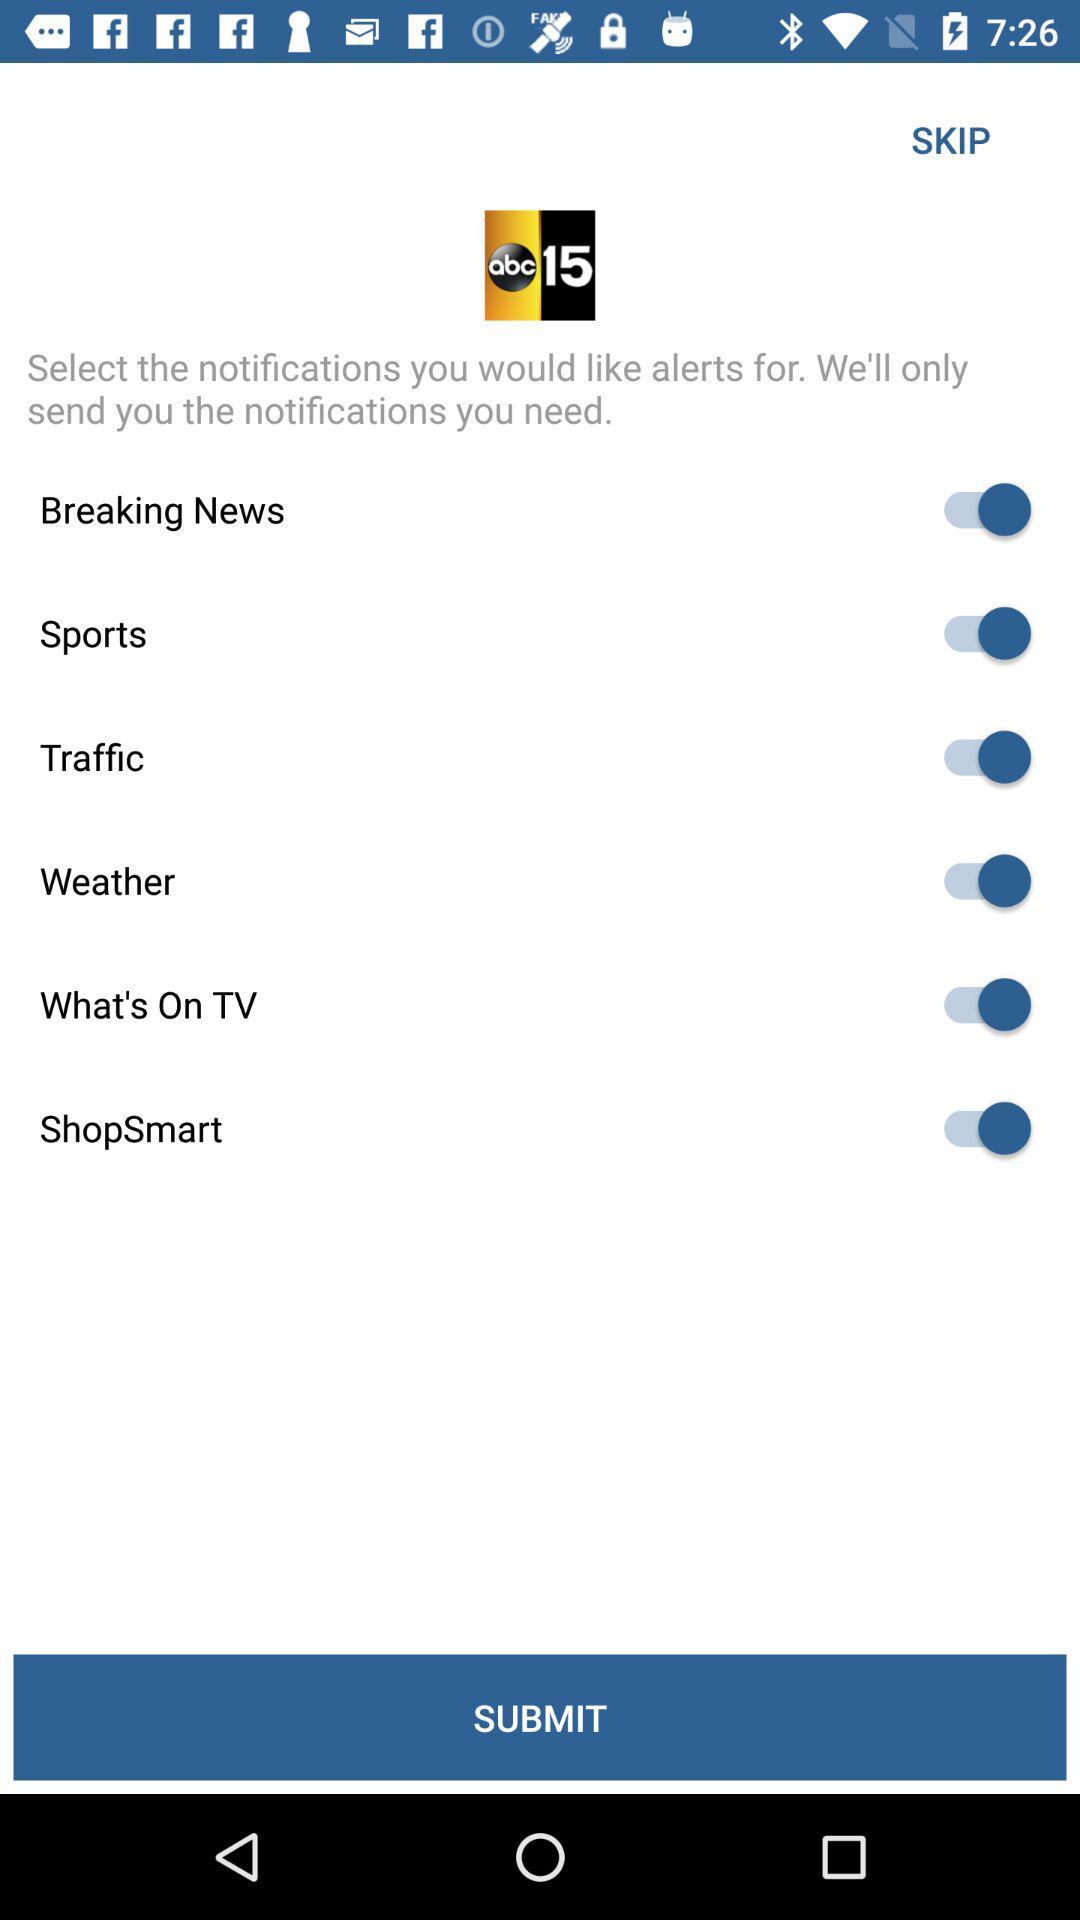 Image resolution: width=1080 pixels, height=1920 pixels. I want to click on turn on/off alerts for shopsmart, so click(977, 1128).